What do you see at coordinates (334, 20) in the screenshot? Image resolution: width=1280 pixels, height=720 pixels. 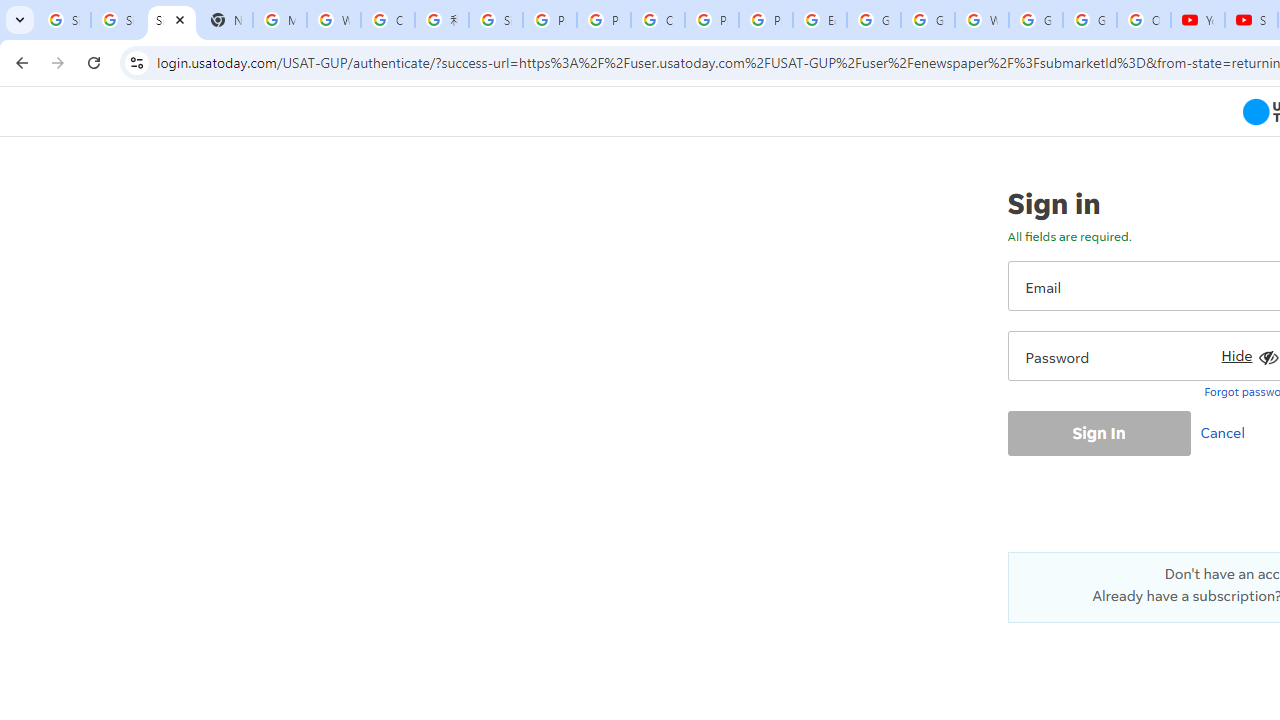 I see `'Who is my administrator? - Google Account Help'` at bounding box center [334, 20].